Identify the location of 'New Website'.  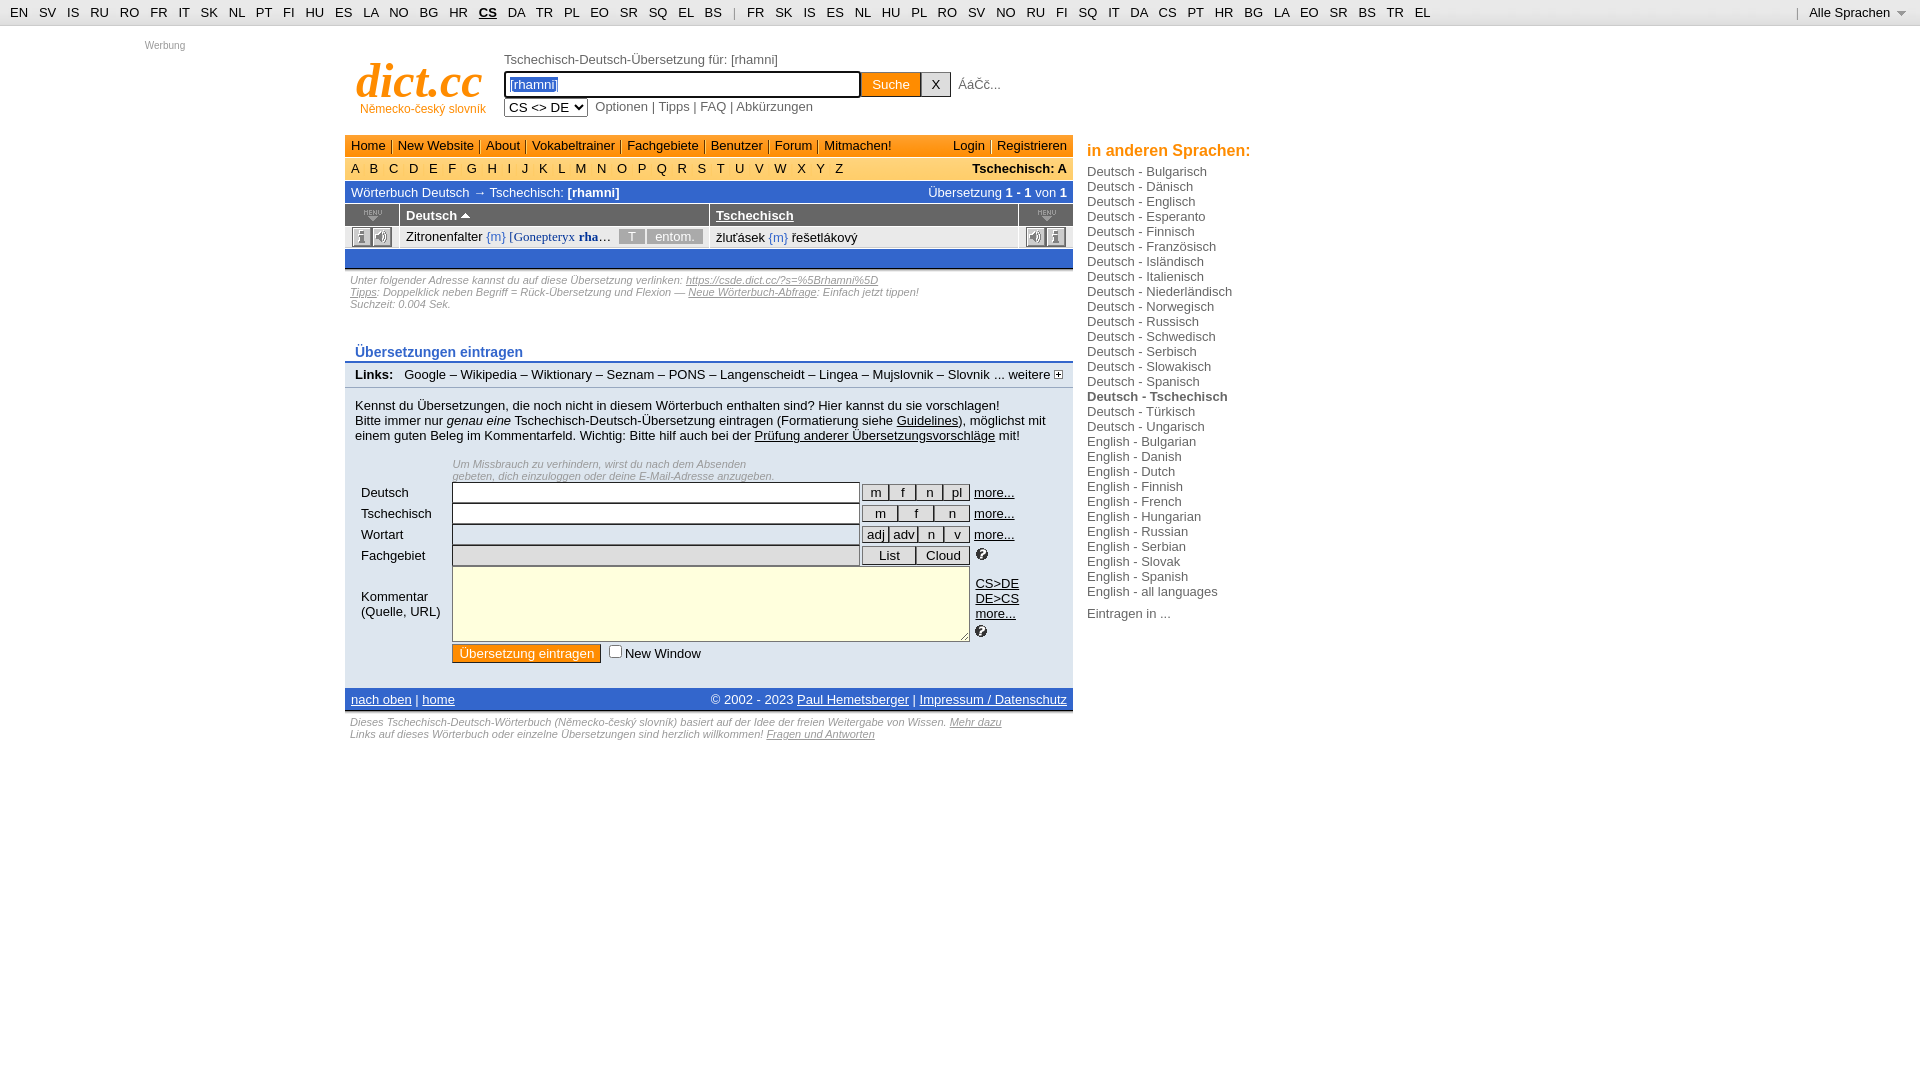
(435, 144).